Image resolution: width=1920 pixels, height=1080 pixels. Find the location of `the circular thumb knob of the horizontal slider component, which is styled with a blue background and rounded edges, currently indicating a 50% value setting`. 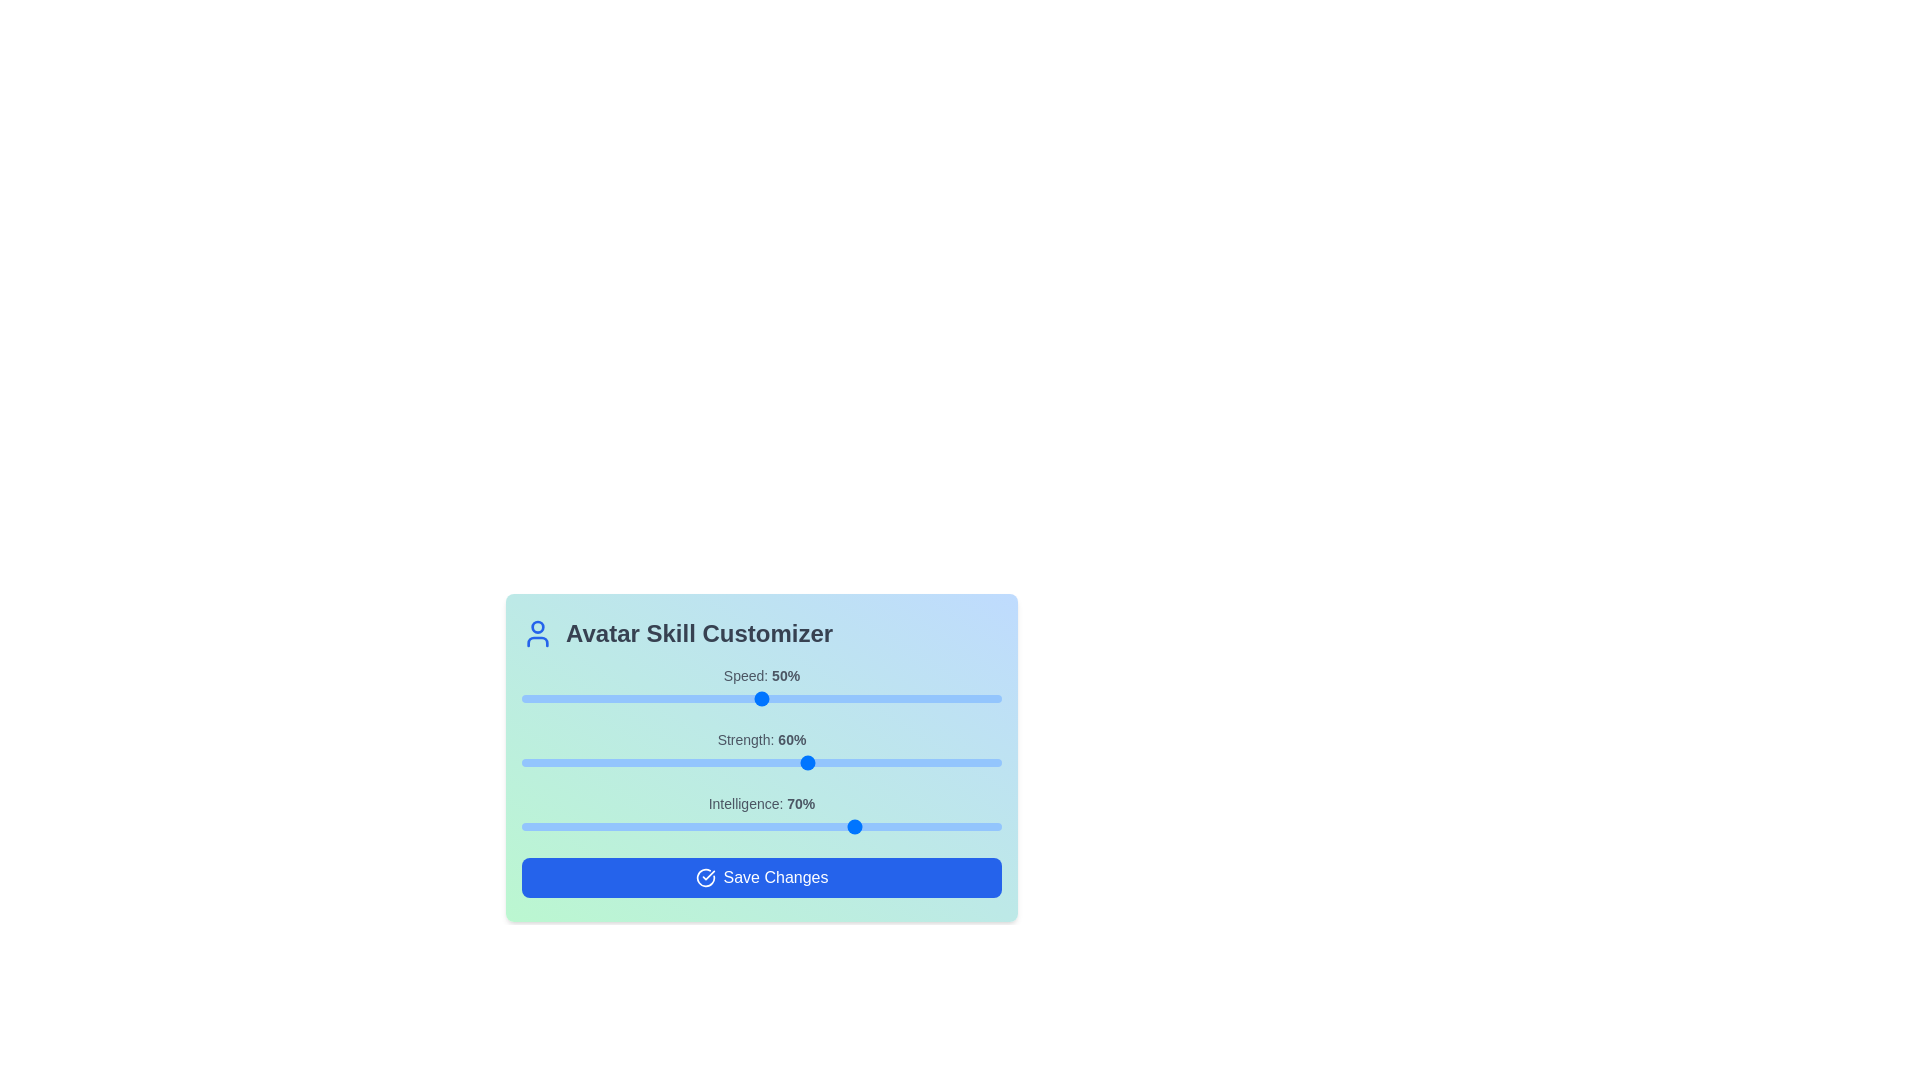

the circular thumb knob of the horizontal slider component, which is styled with a blue background and rounded edges, currently indicating a 50% value setting is located at coordinates (761, 697).